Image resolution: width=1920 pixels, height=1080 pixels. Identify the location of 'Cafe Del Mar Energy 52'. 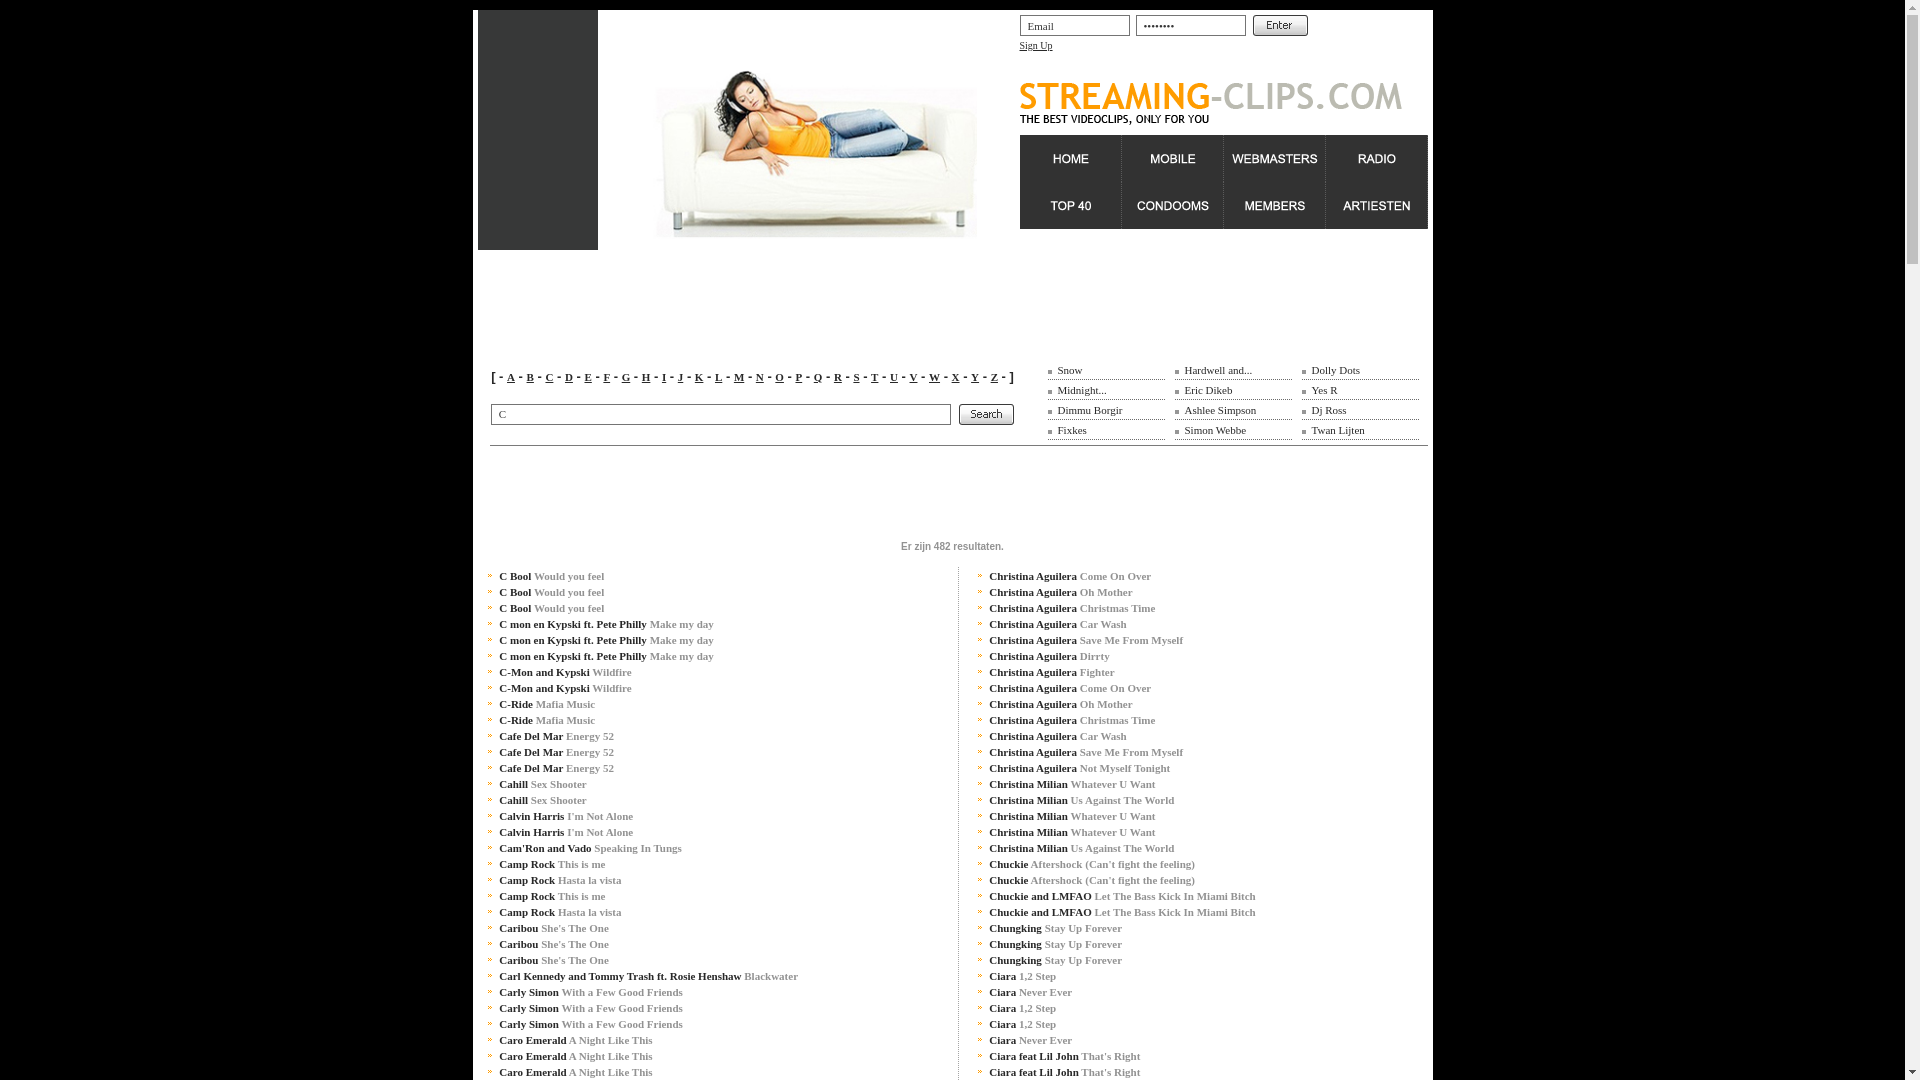
(556, 752).